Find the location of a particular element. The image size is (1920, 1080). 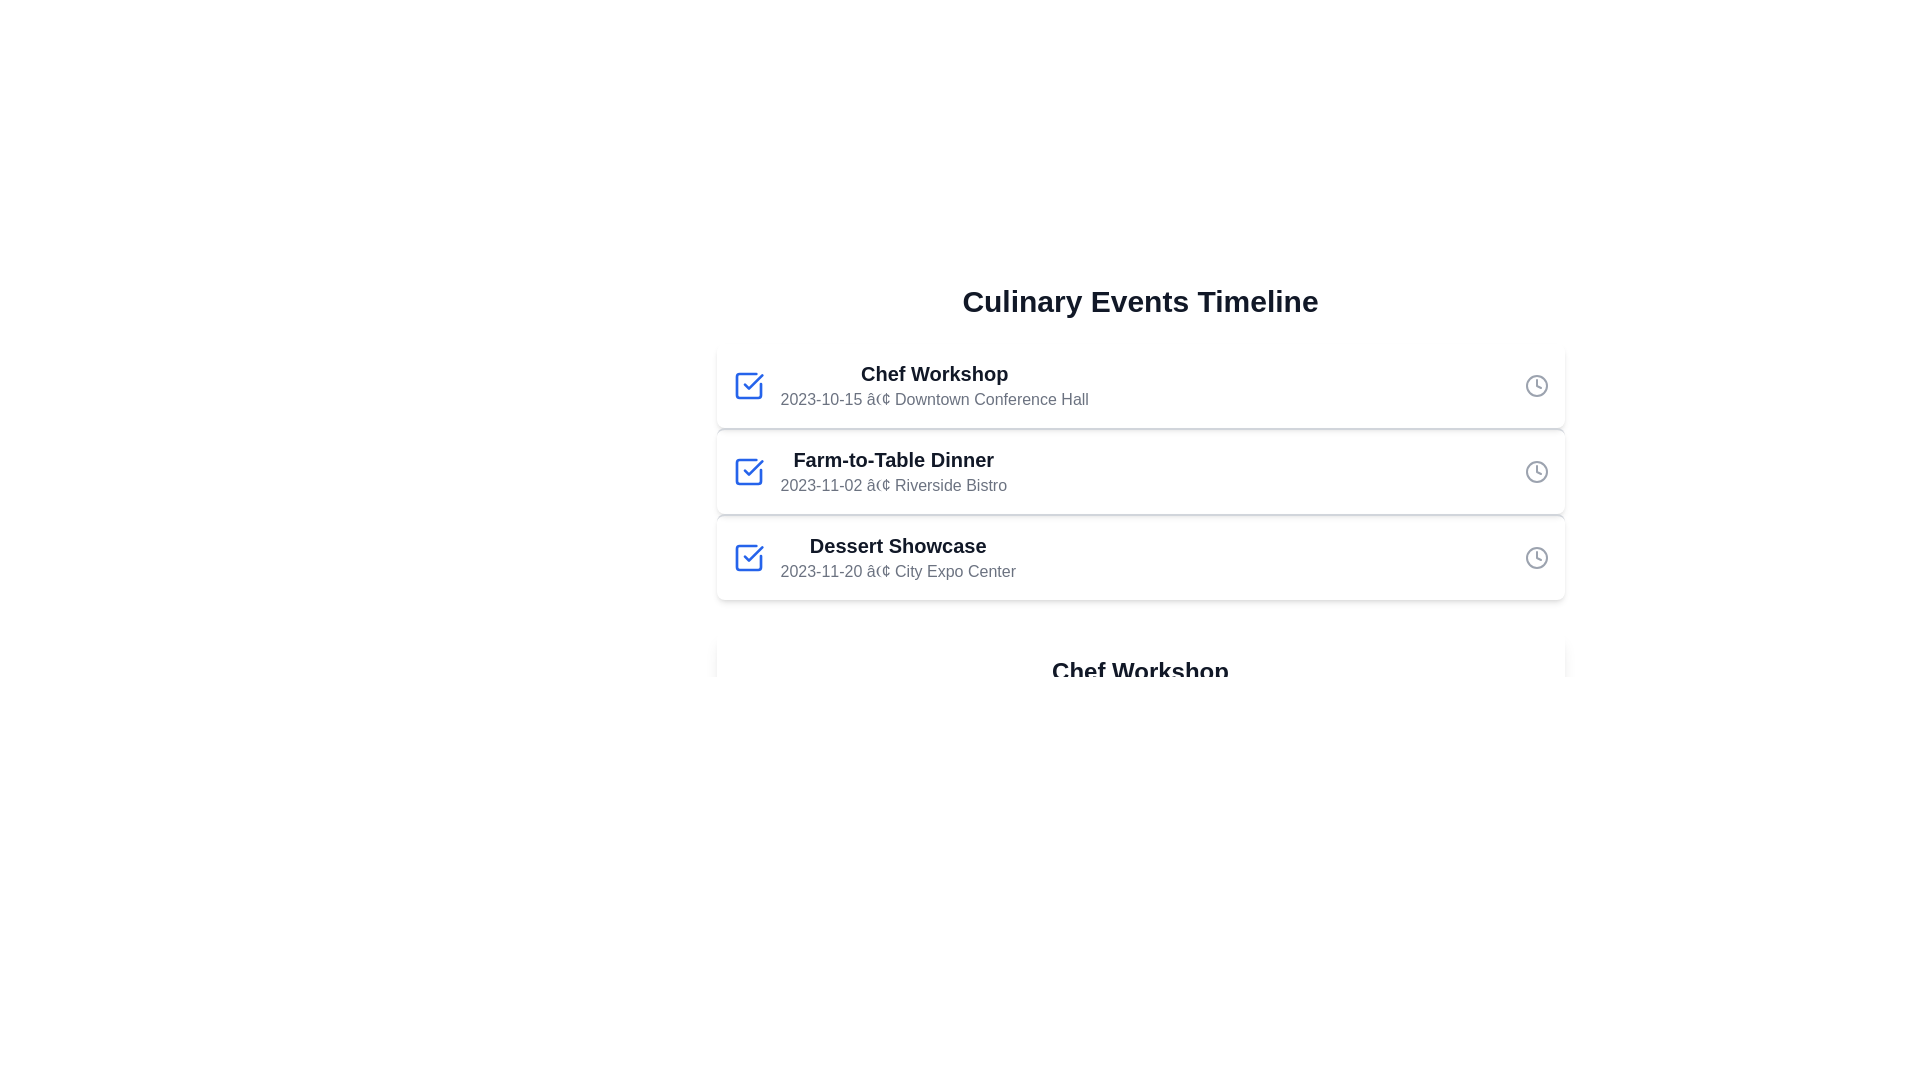

the outermost circular component of the clock icon, which is to the right of the 'Farm-to-Table Dinner' text in the second list item of the timeline interface is located at coordinates (1535, 471).